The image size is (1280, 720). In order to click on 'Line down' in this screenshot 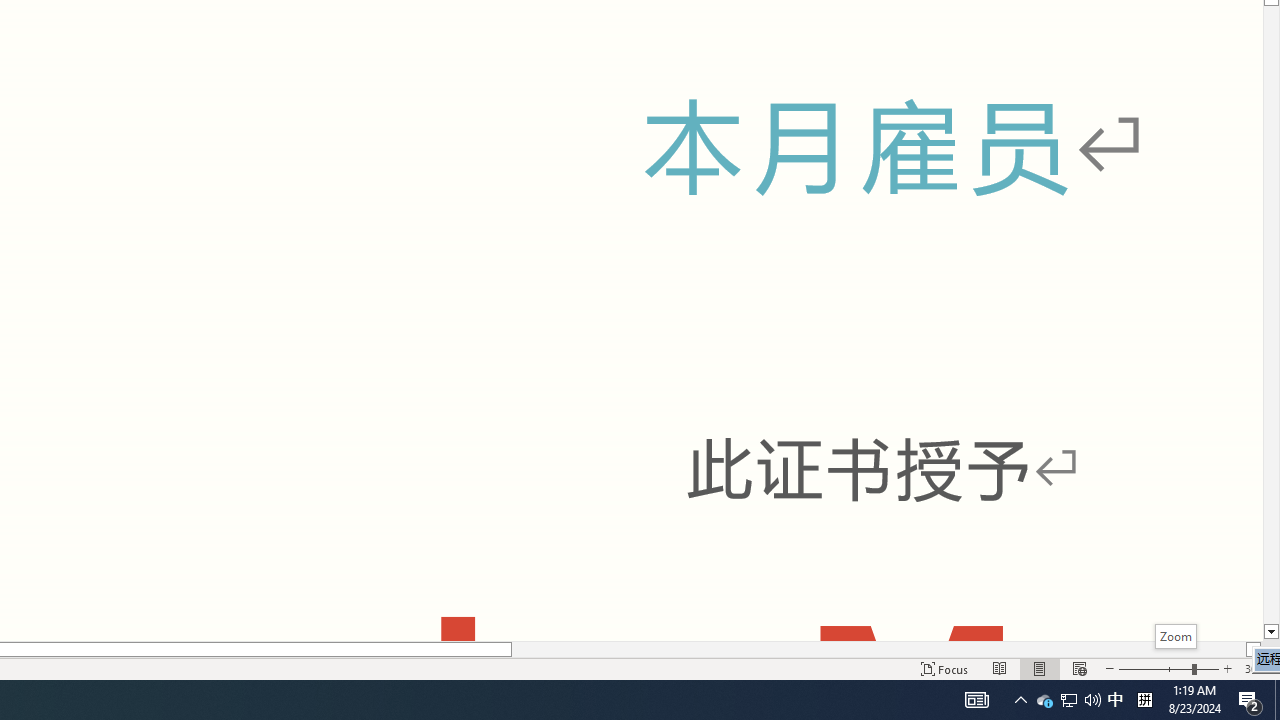, I will do `click(1270, 632)`.